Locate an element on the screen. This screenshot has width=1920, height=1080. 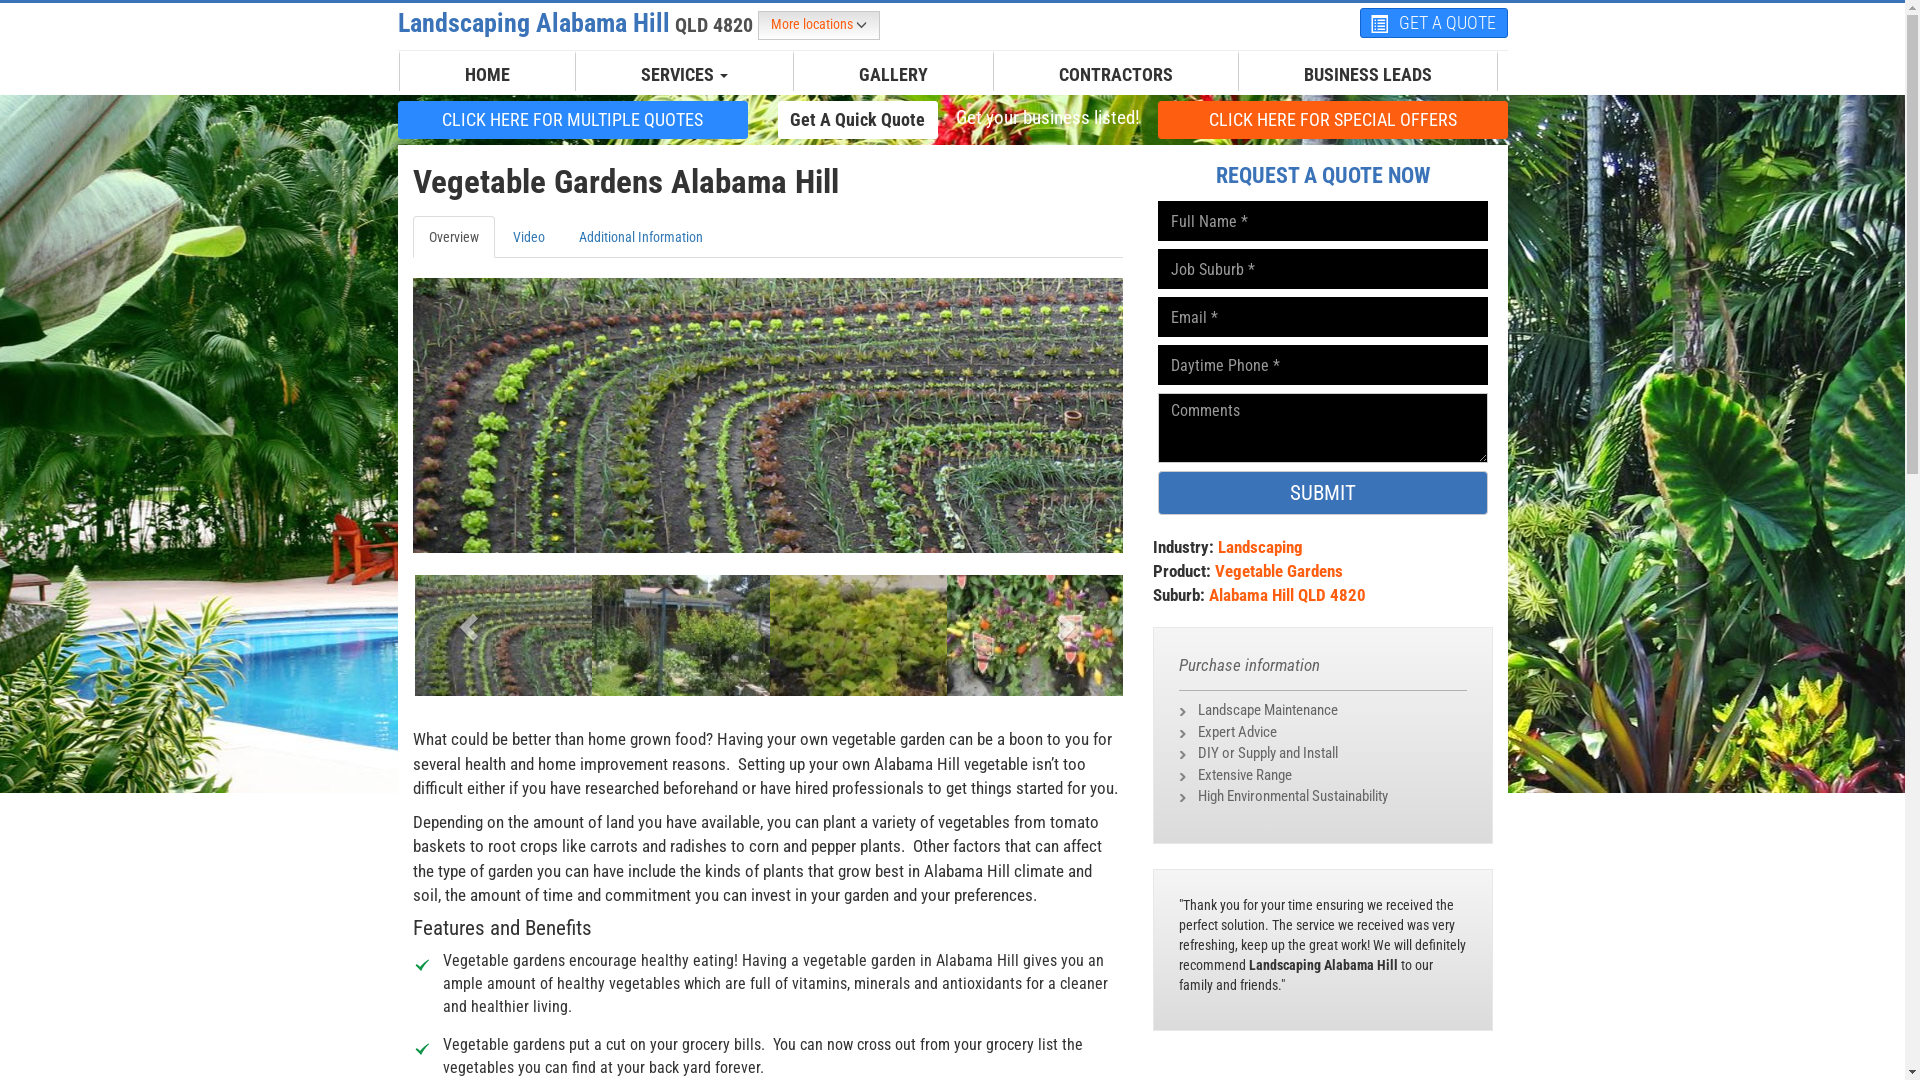
'More locations' is located at coordinates (819, 25).